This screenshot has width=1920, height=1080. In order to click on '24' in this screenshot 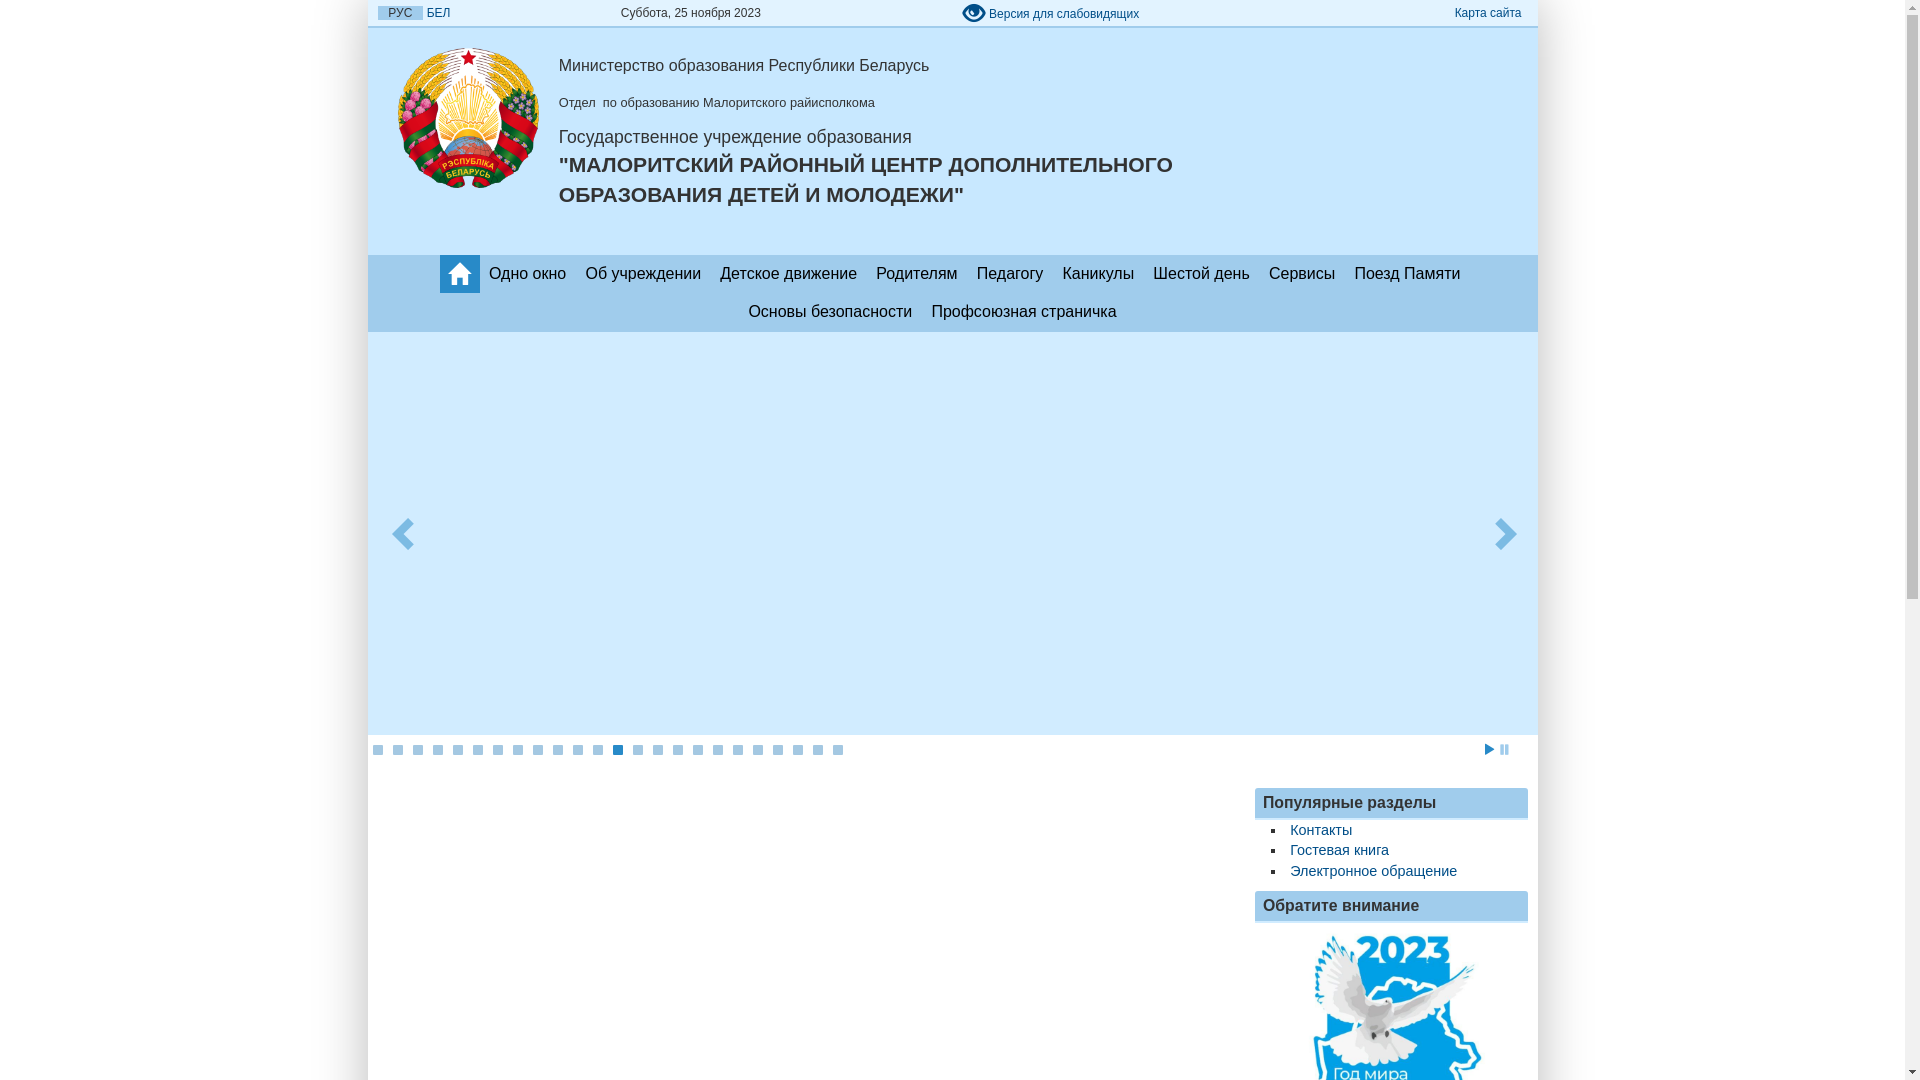, I will do `click(836, 749)`.